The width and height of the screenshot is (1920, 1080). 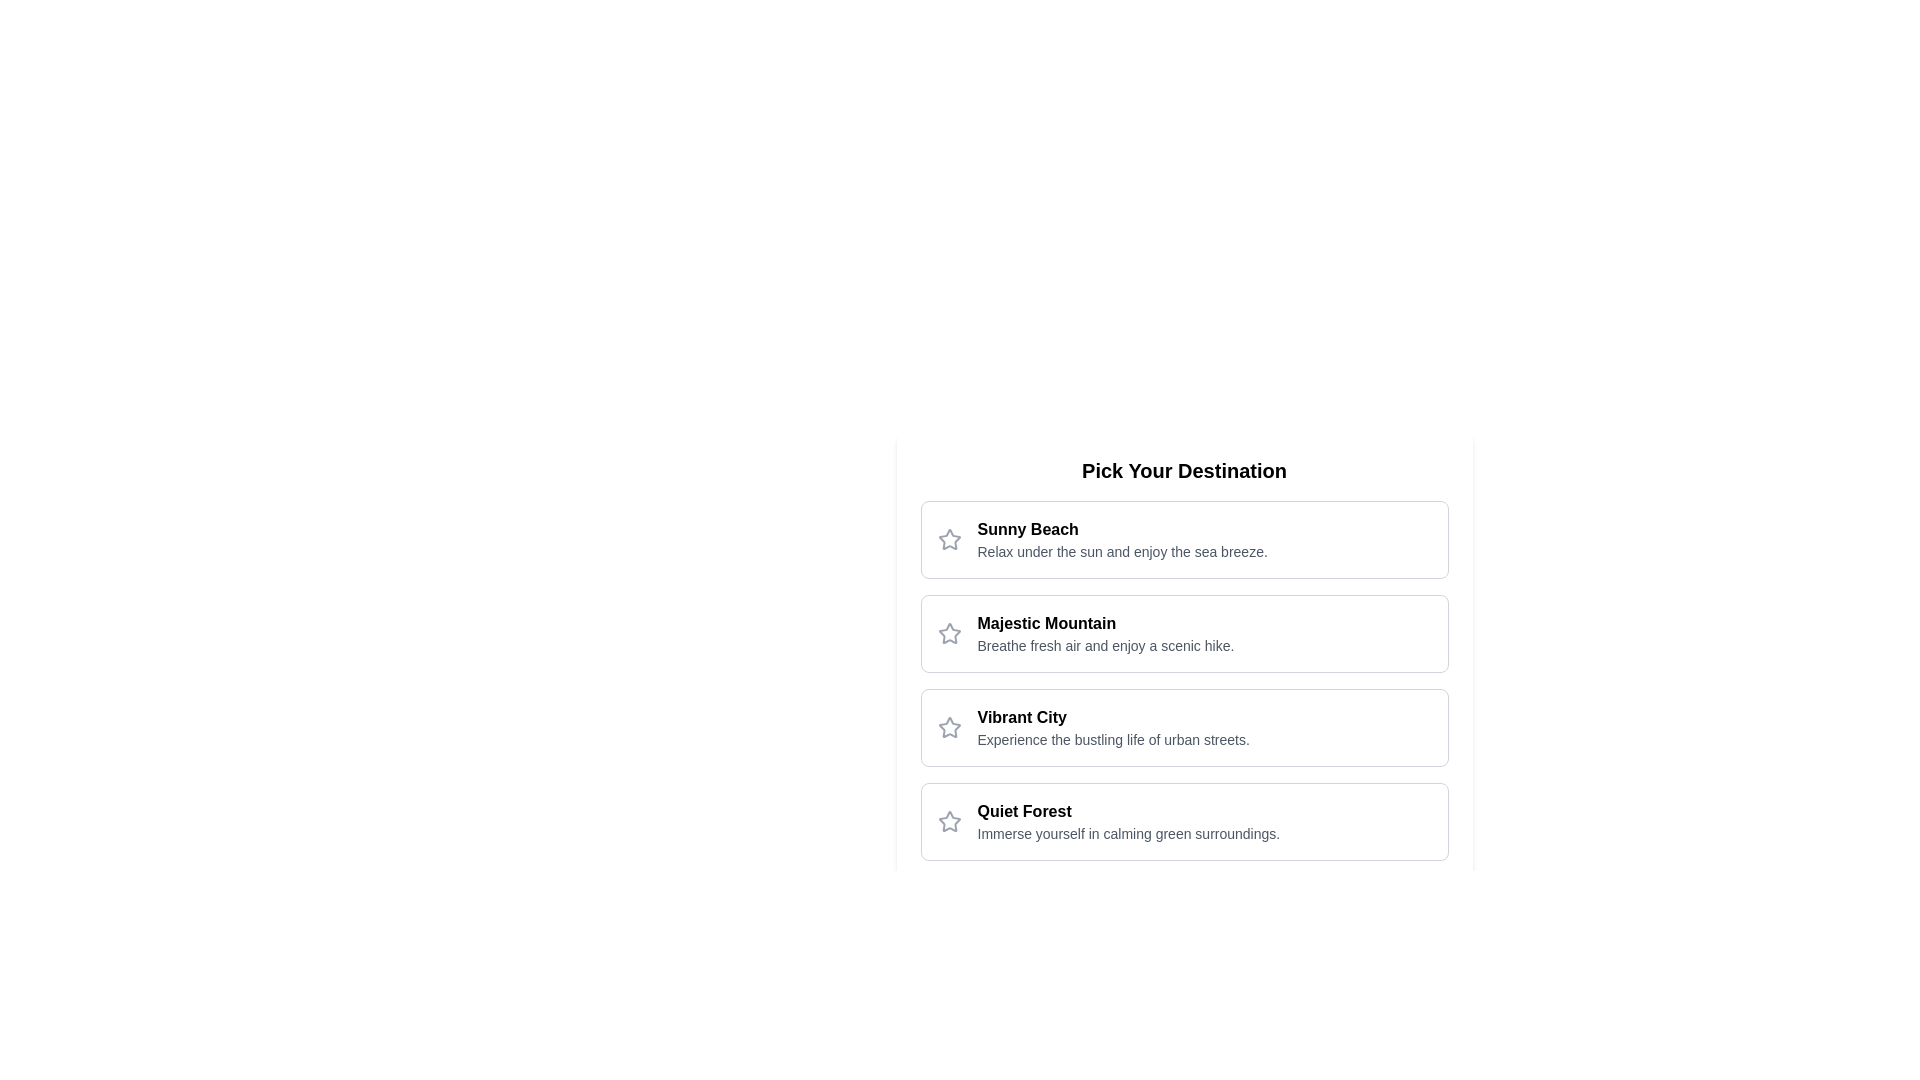 I want to click on the 'Quiet Forest' clickable card, which is the last item in the vertical list of destination options, so click(x=1184, y=821).